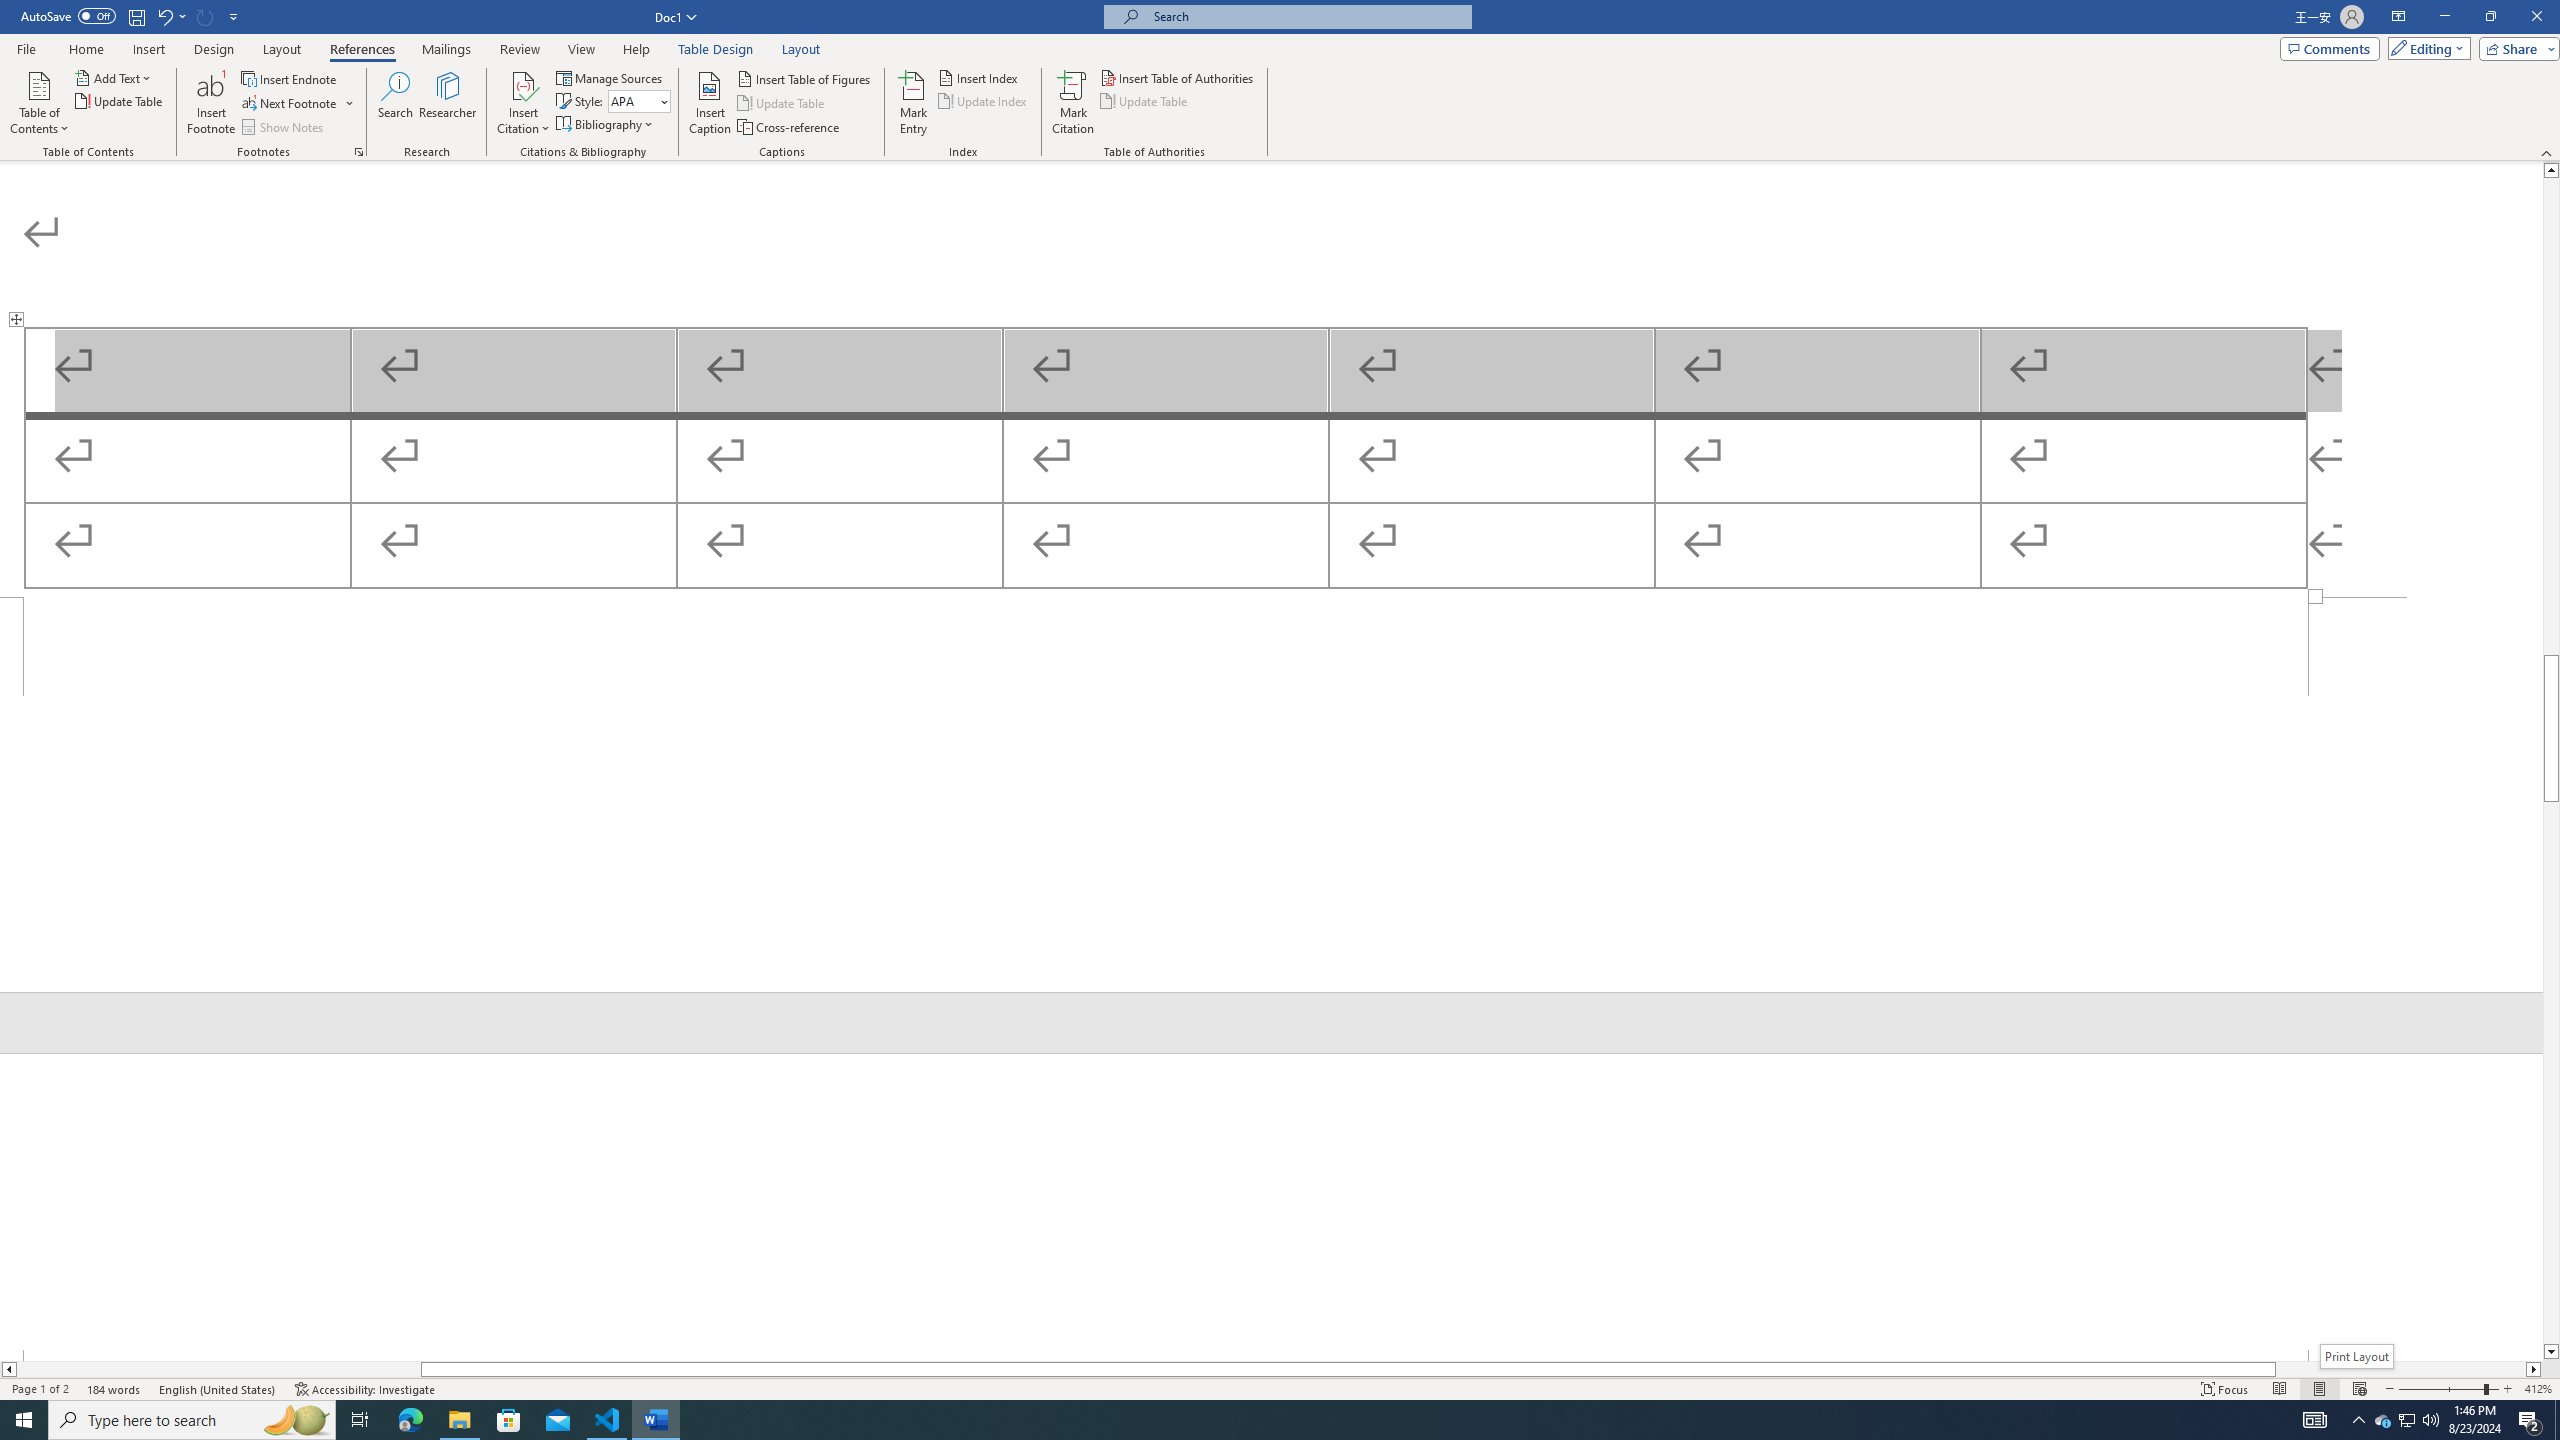 The height and width of the screenshot is (1440, 2560). I want to click on 'Can', so click(205, 15).